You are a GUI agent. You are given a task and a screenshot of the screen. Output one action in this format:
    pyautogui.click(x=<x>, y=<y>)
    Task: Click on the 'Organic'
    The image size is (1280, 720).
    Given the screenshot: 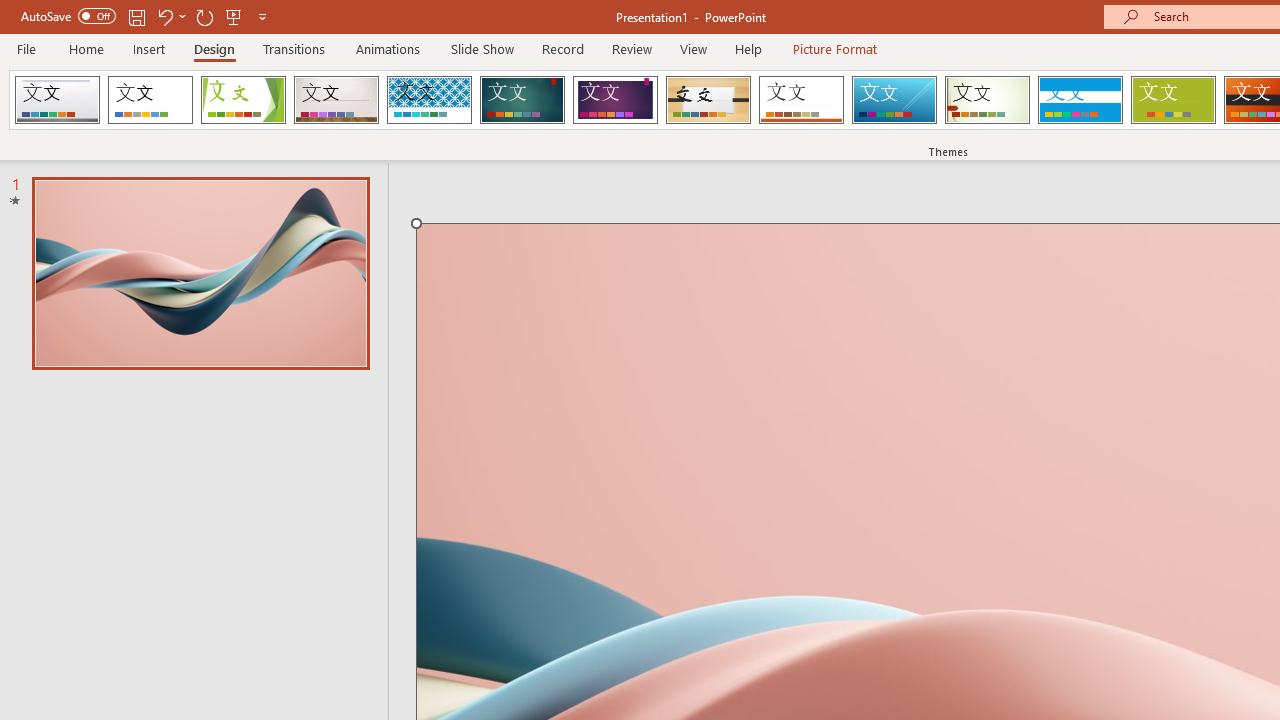 What is the action you would take?
    pyautogui.click(x=708, y=100)
    